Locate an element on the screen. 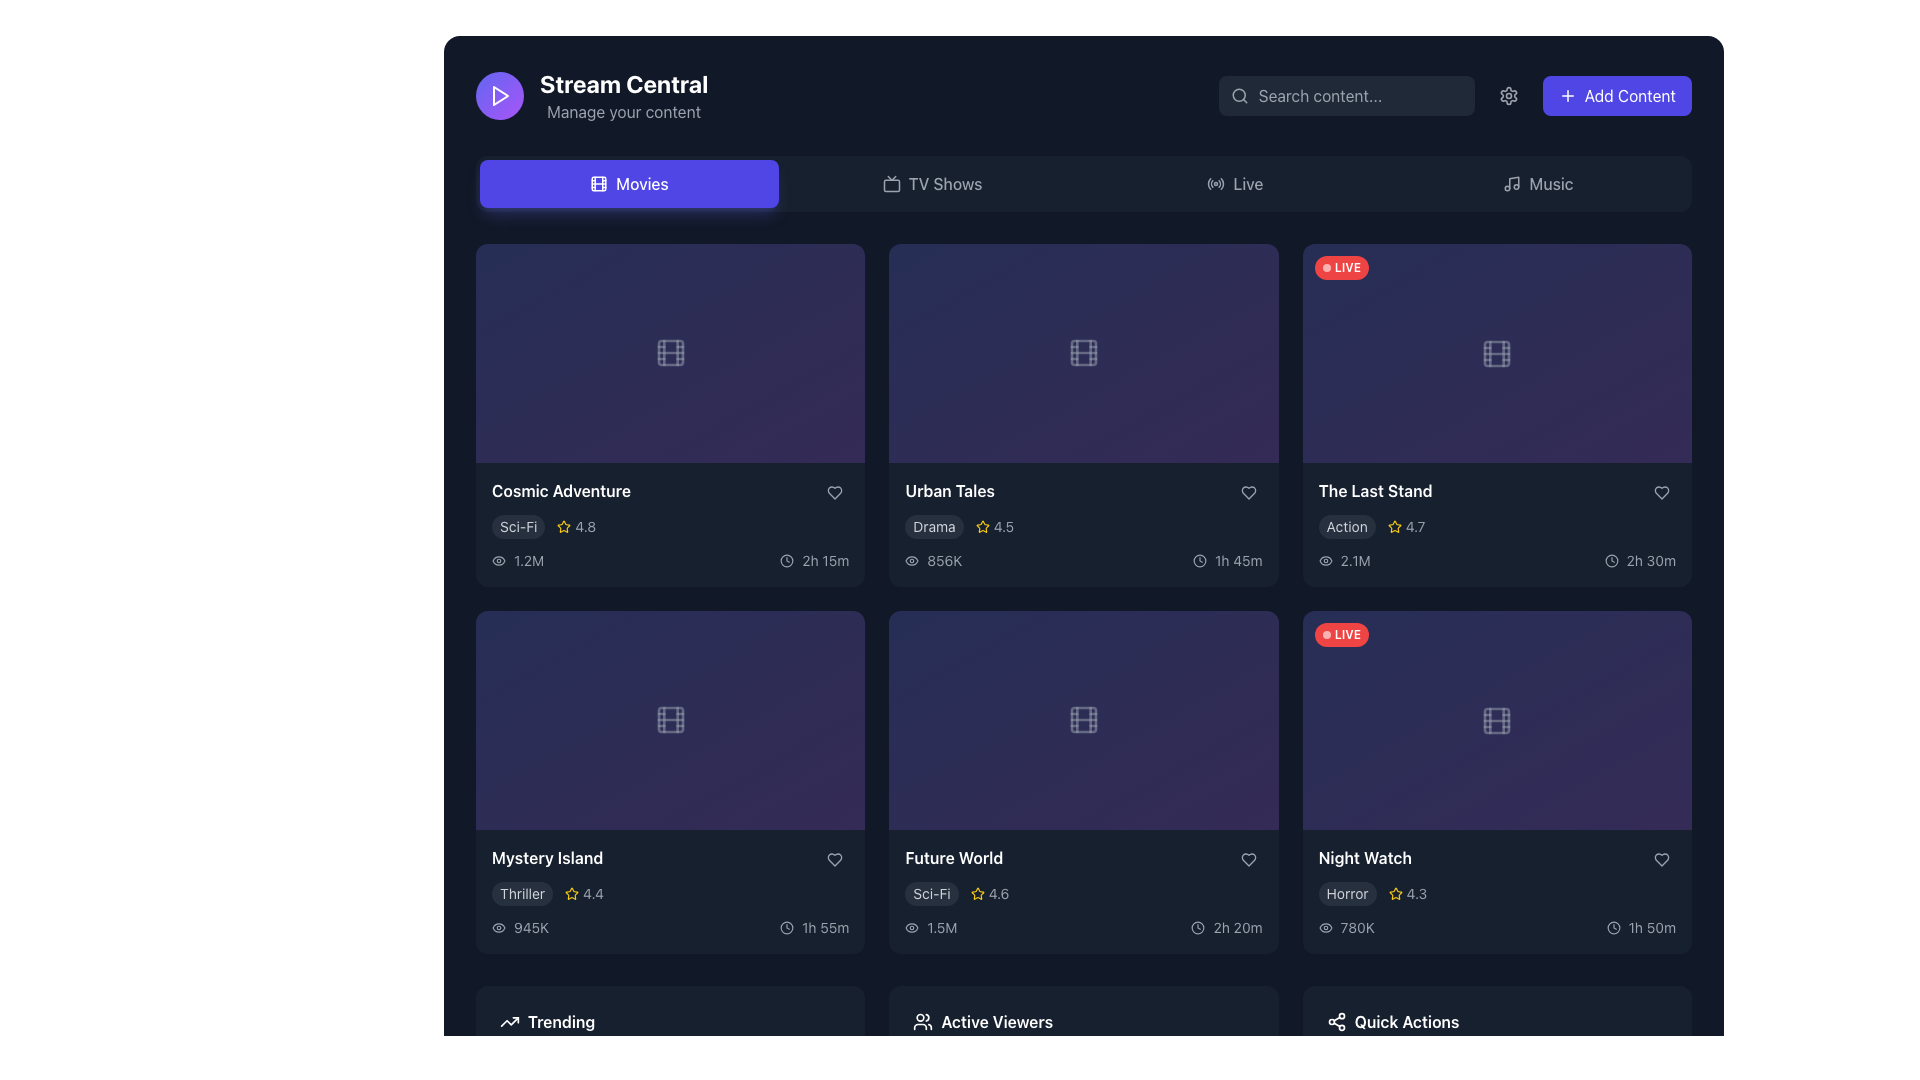 This screenshot has width=1920, height=1080. the triangular play button icon, which is white and outlined, located inside a circular background in the top-left segment of the application interface near the title 'Stream Central.' is located at coordinates (500, 96).